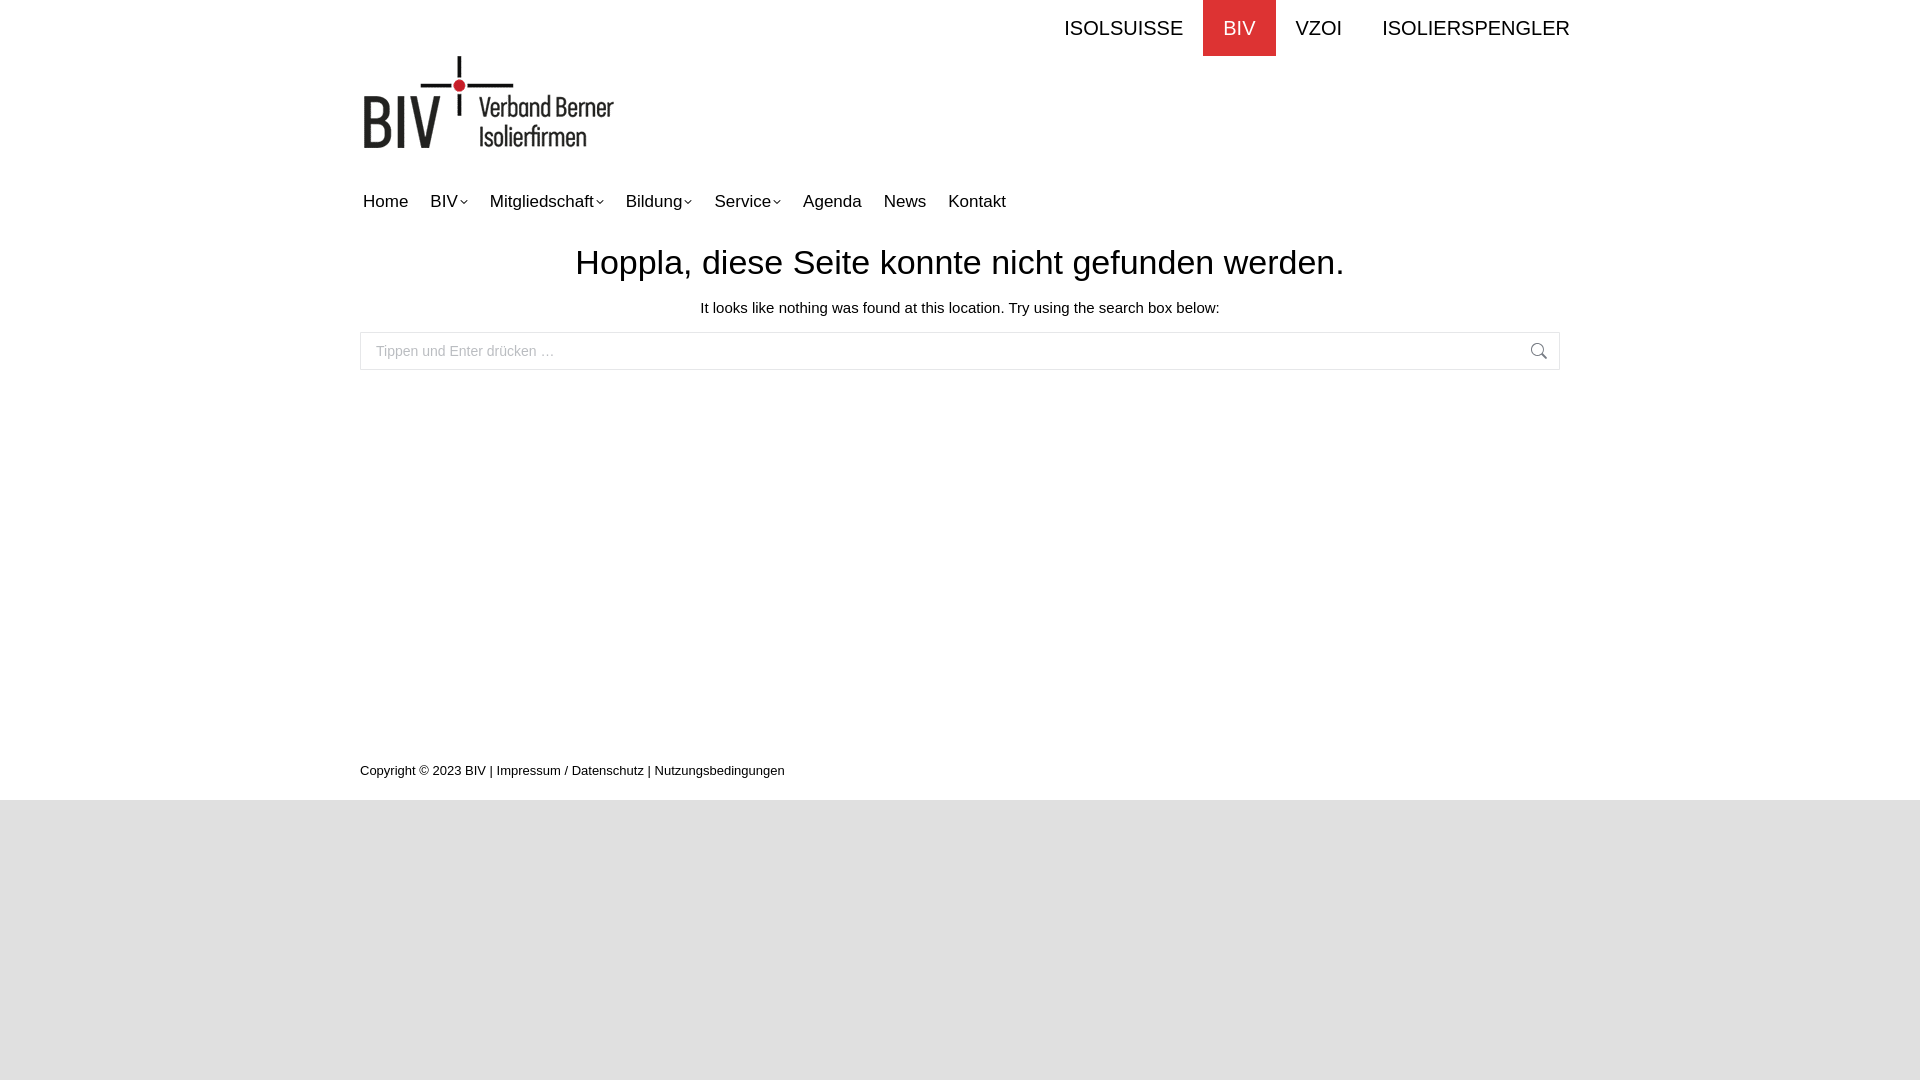 Image resolution: width=1920 pixels, height=1080 pixels. What do you see at coordinates (1559, 351) in the screenshot?
I see `'Los!'` at bounding box center [1559, 351].